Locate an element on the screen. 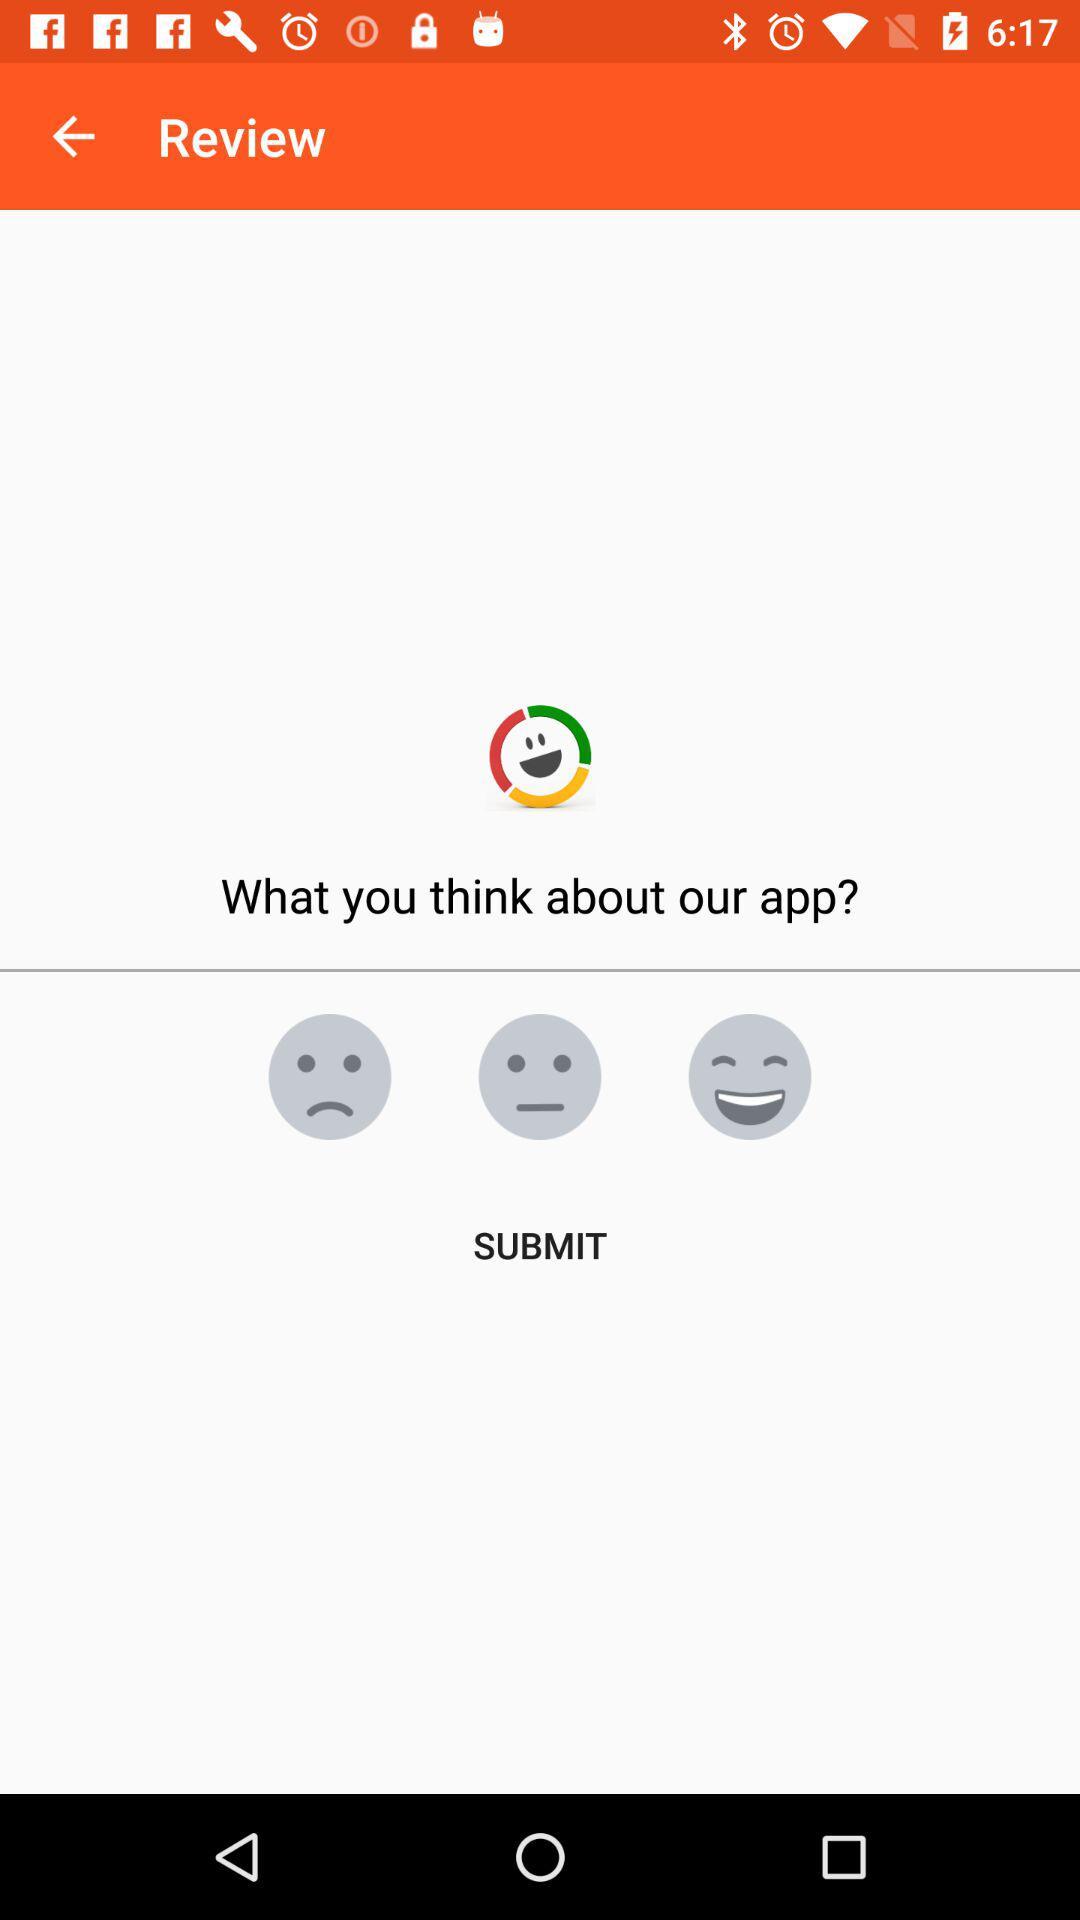  item to the left of review icon is located at coordinates (72, 135).